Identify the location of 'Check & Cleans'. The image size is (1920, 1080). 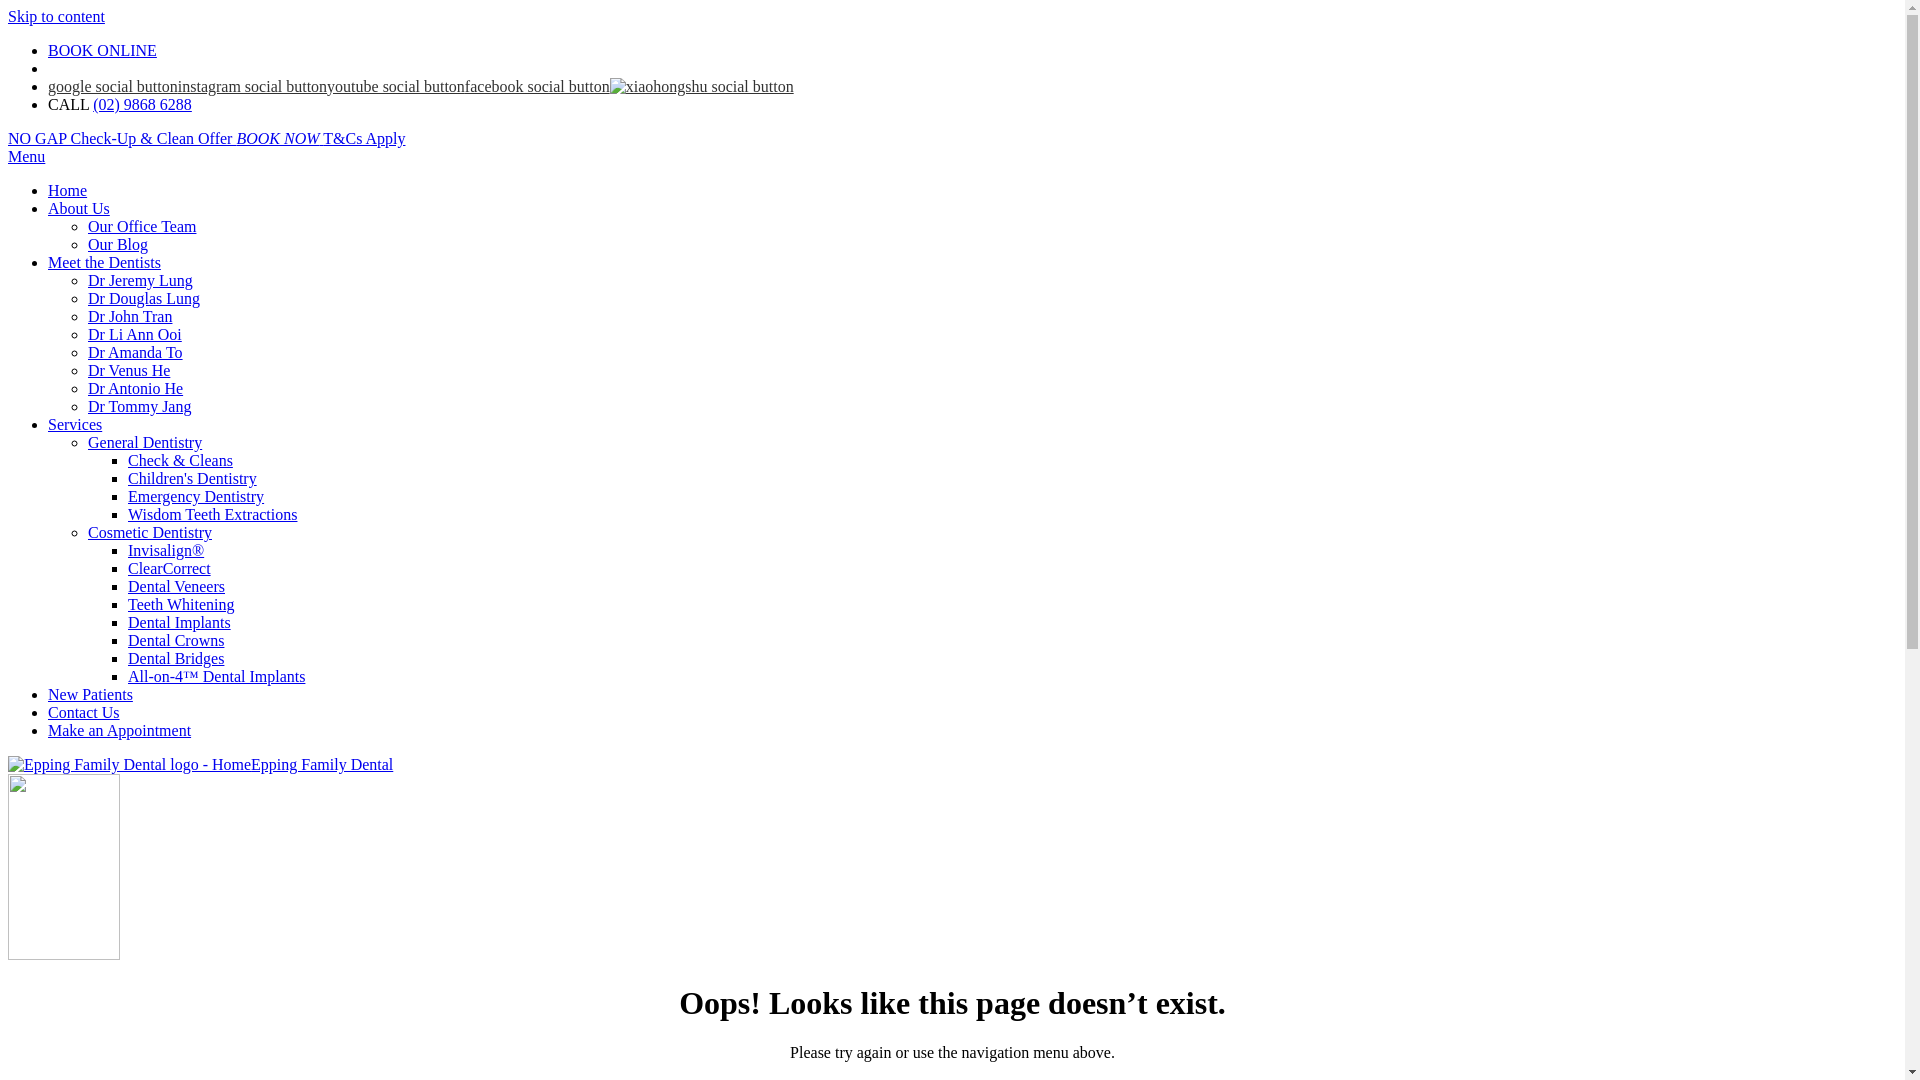
(180, 460).